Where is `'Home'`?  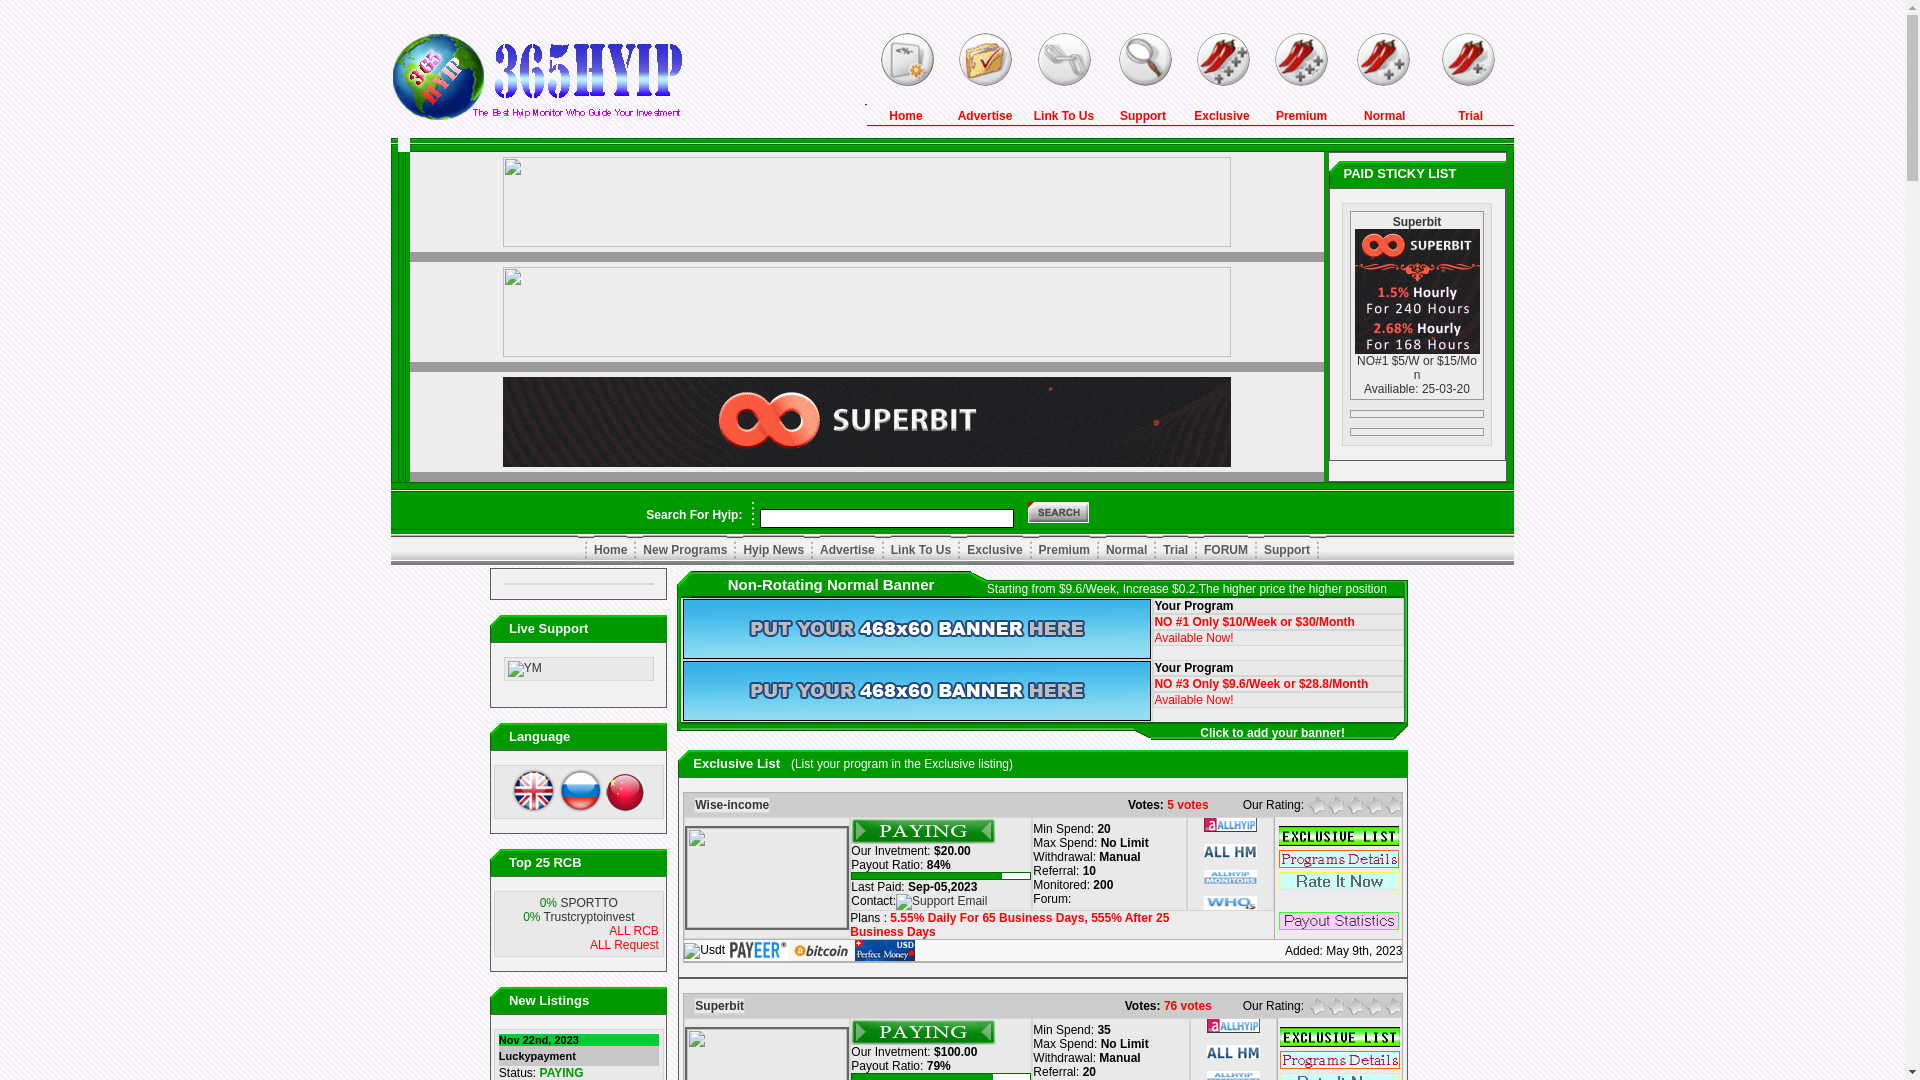 'Home' is located at coordinates (887, 115).